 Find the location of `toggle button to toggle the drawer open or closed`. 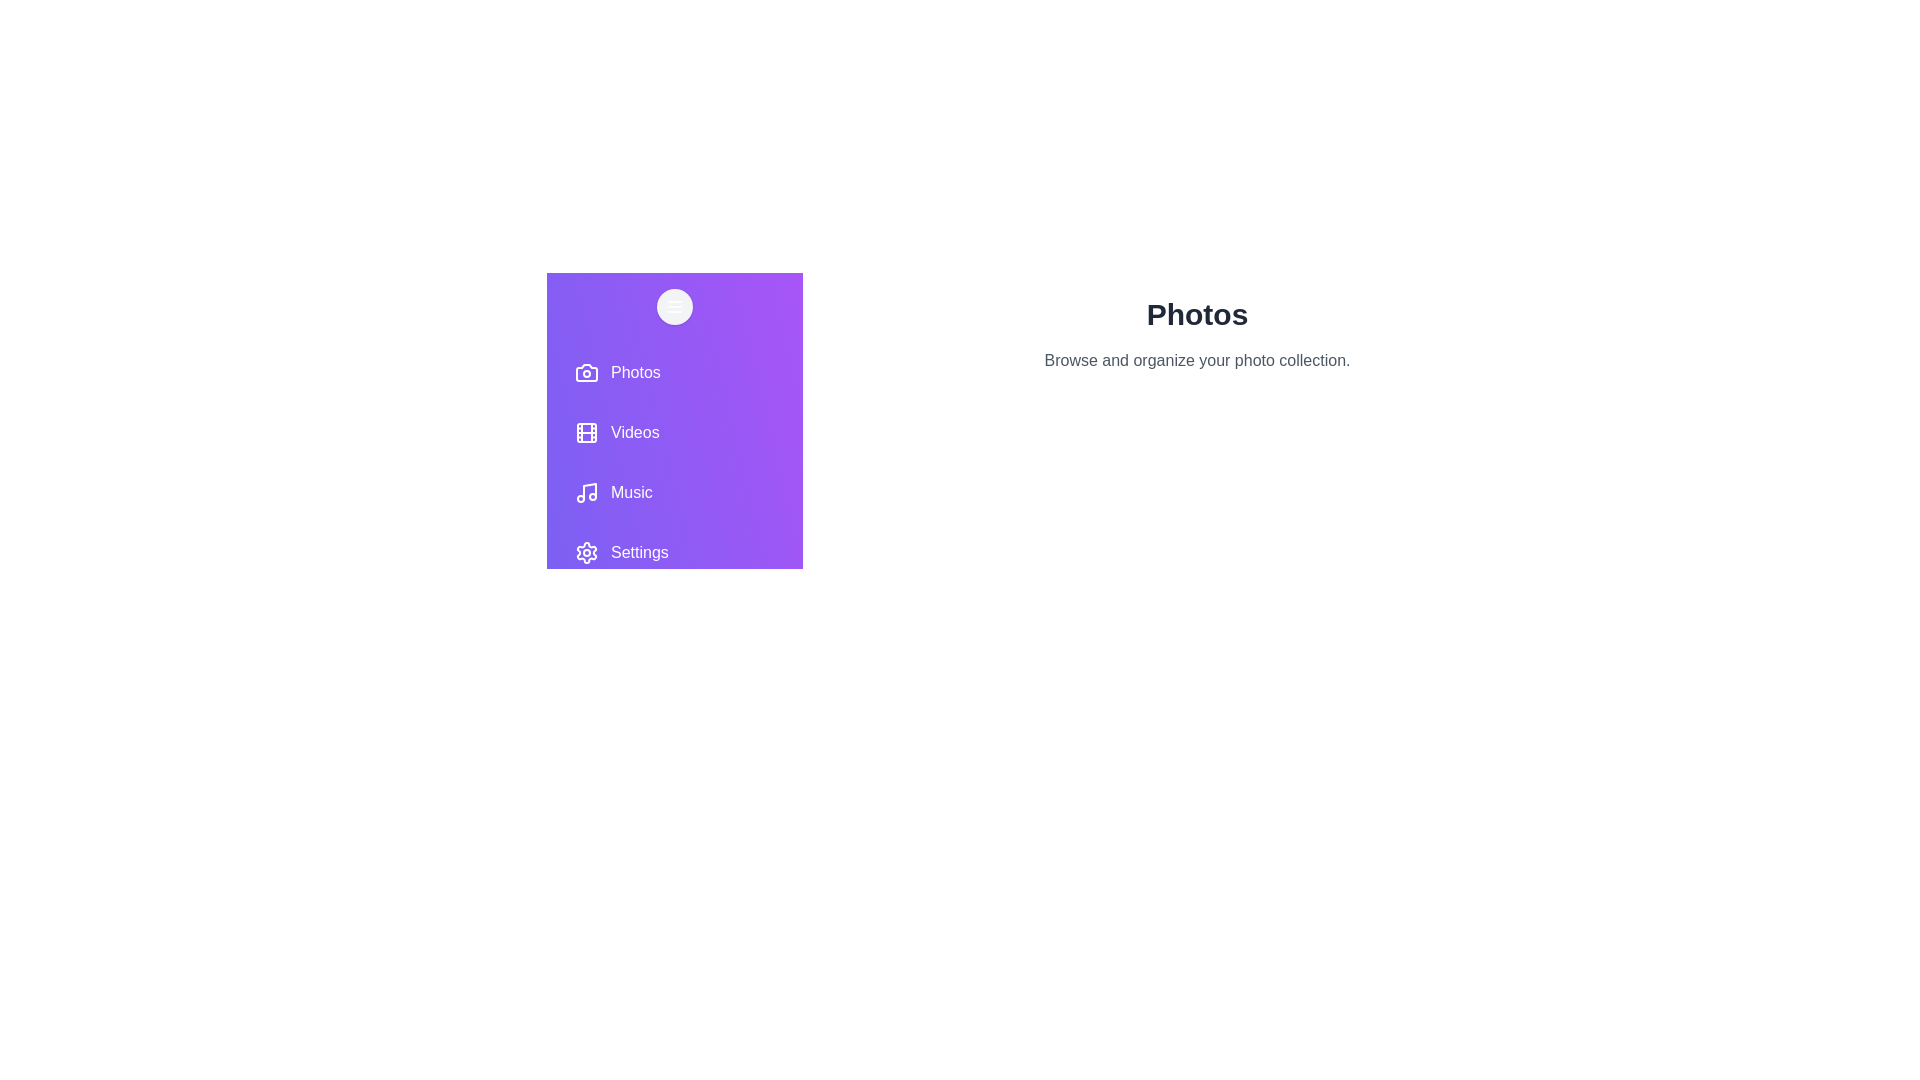

toggle button to toggle the drawer open or closed is located at coordinates (675, 307).